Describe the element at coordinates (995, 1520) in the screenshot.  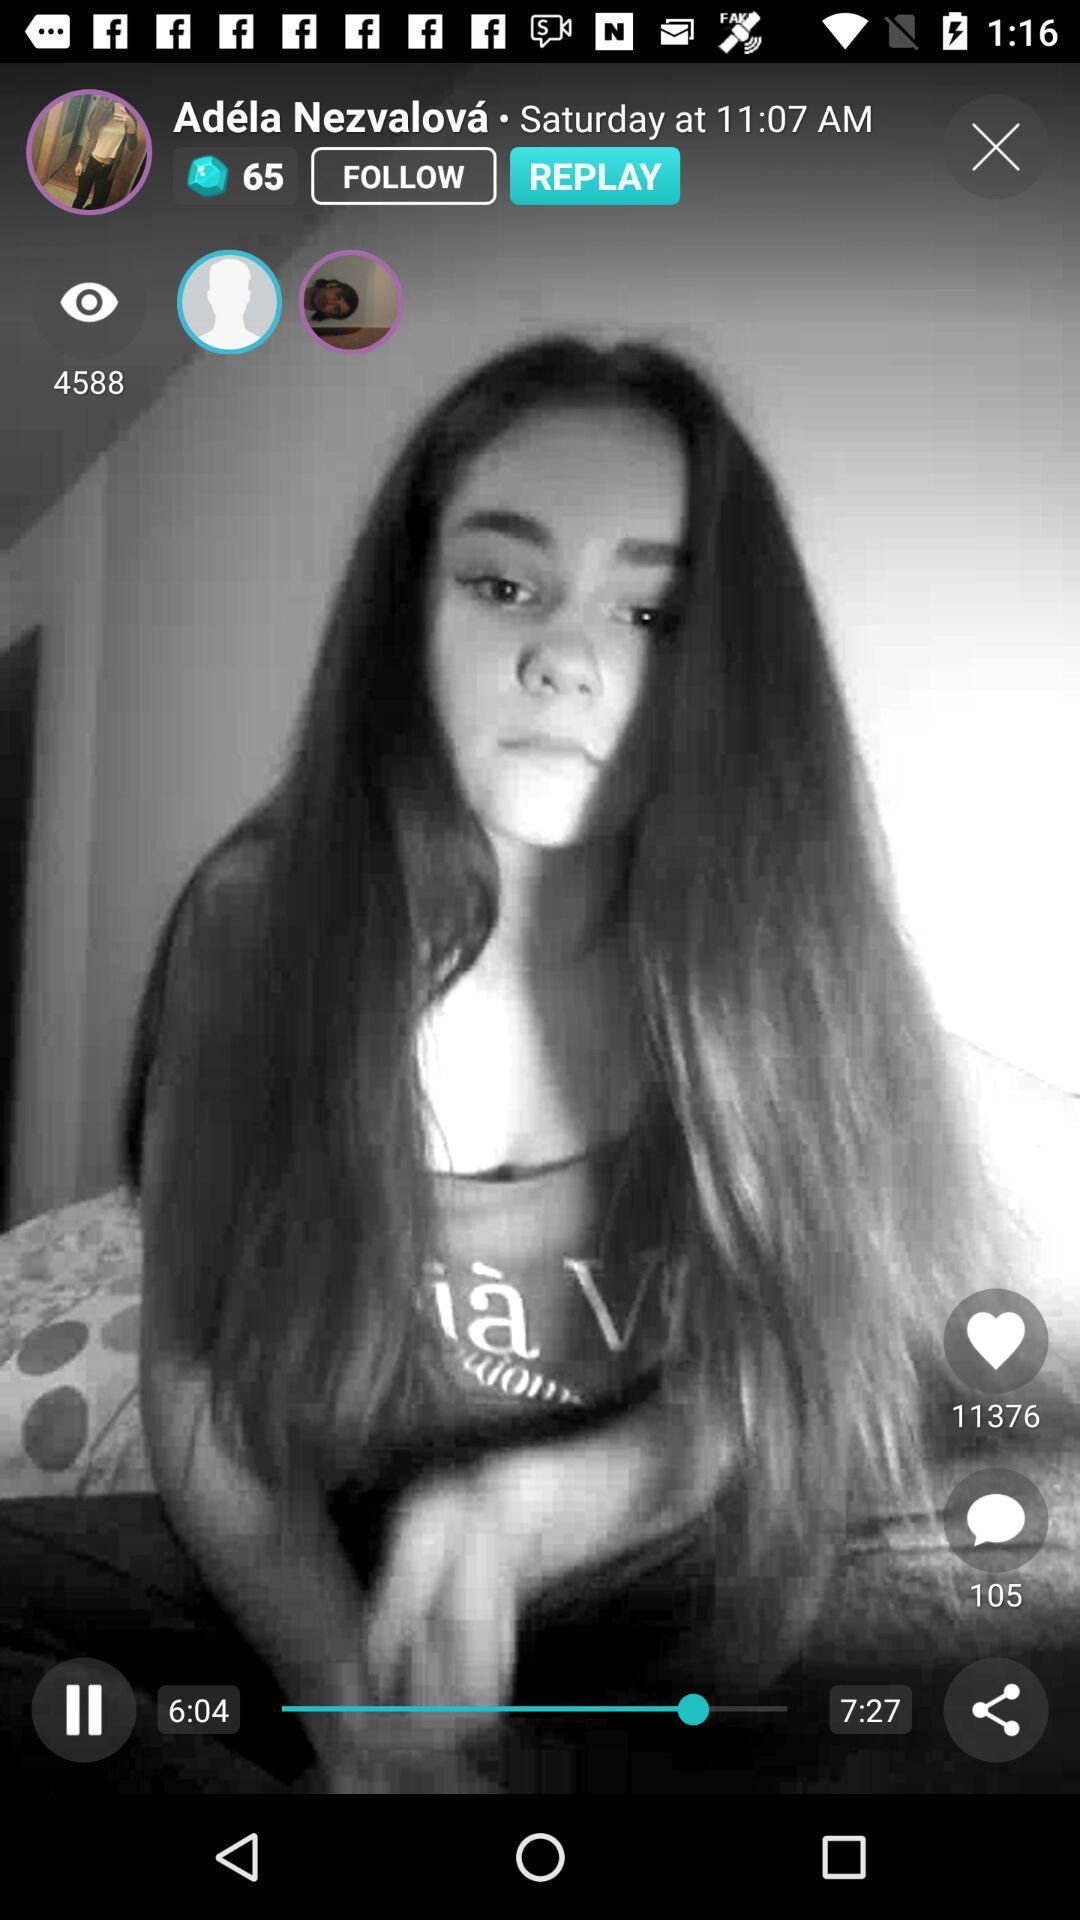
I see `the chat icon` at that location.